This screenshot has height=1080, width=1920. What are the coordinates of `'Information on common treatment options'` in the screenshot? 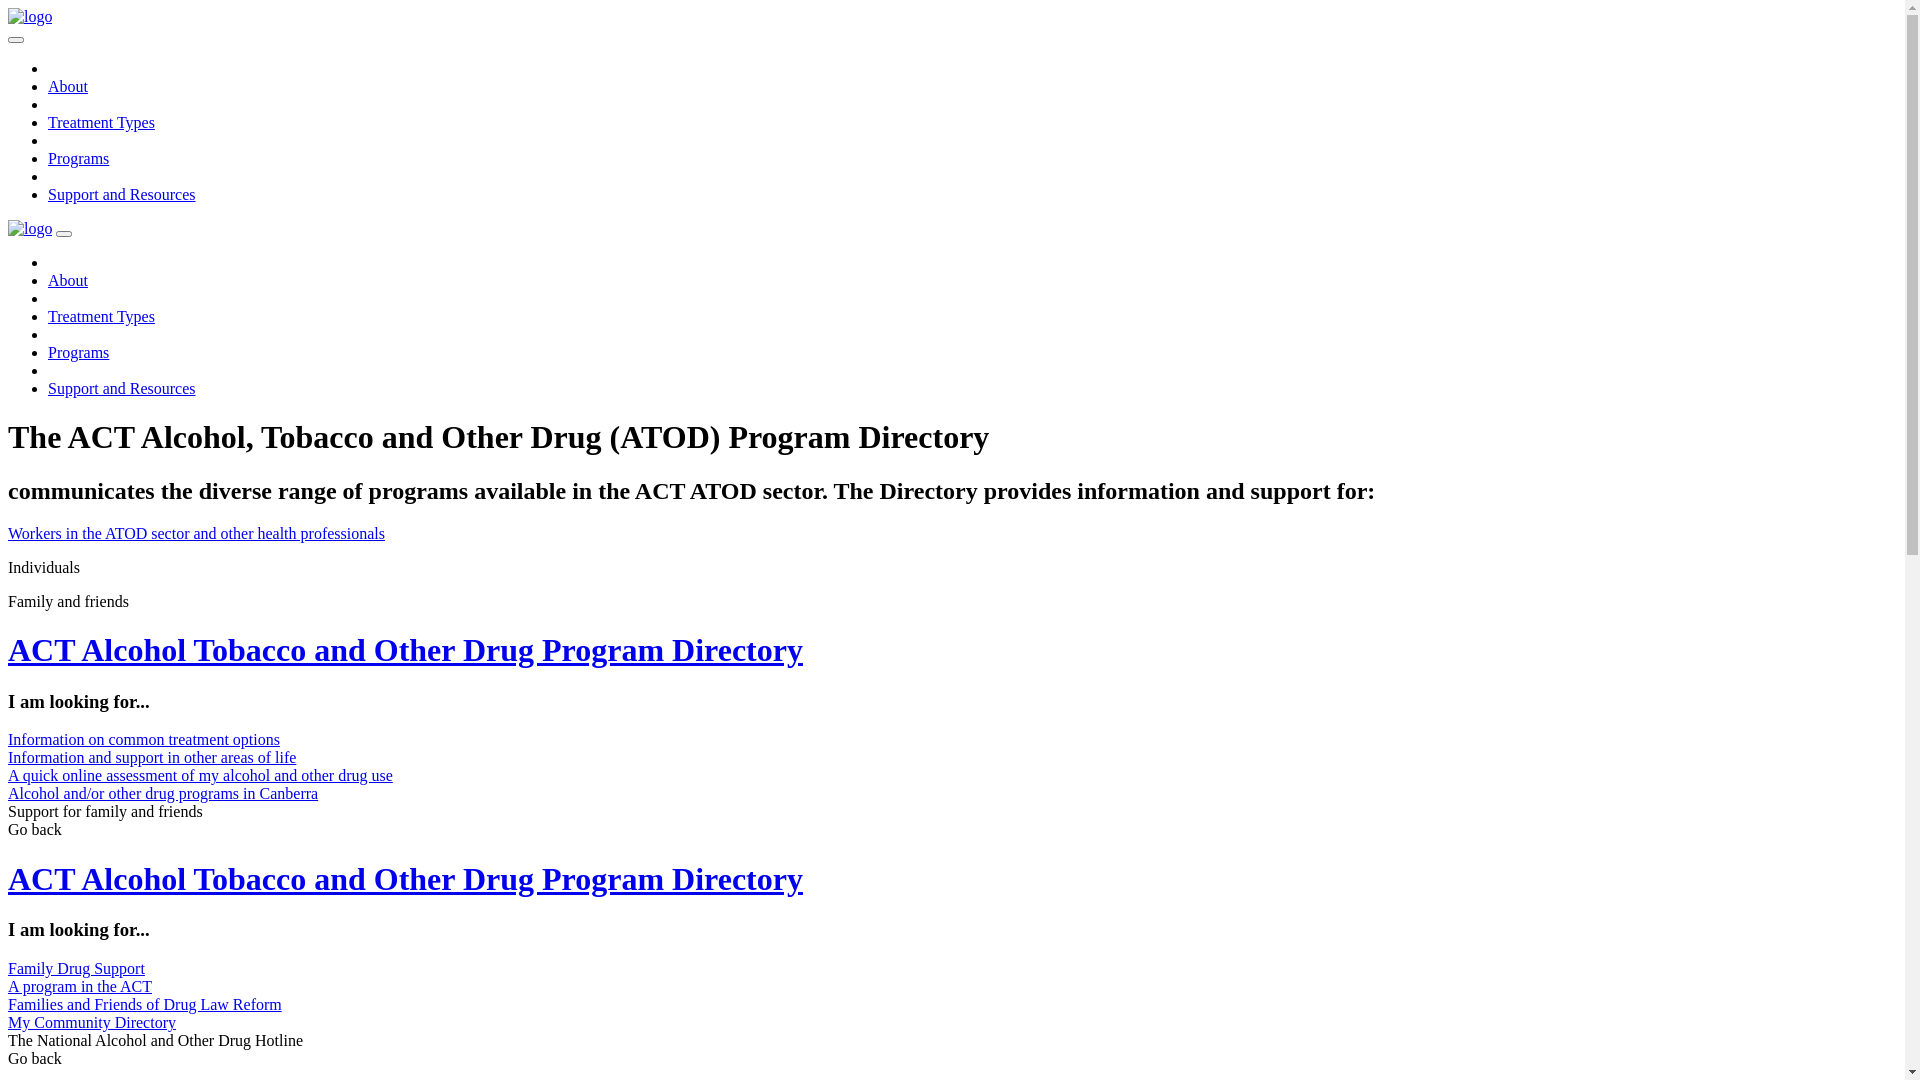 It's located at (8, 739).